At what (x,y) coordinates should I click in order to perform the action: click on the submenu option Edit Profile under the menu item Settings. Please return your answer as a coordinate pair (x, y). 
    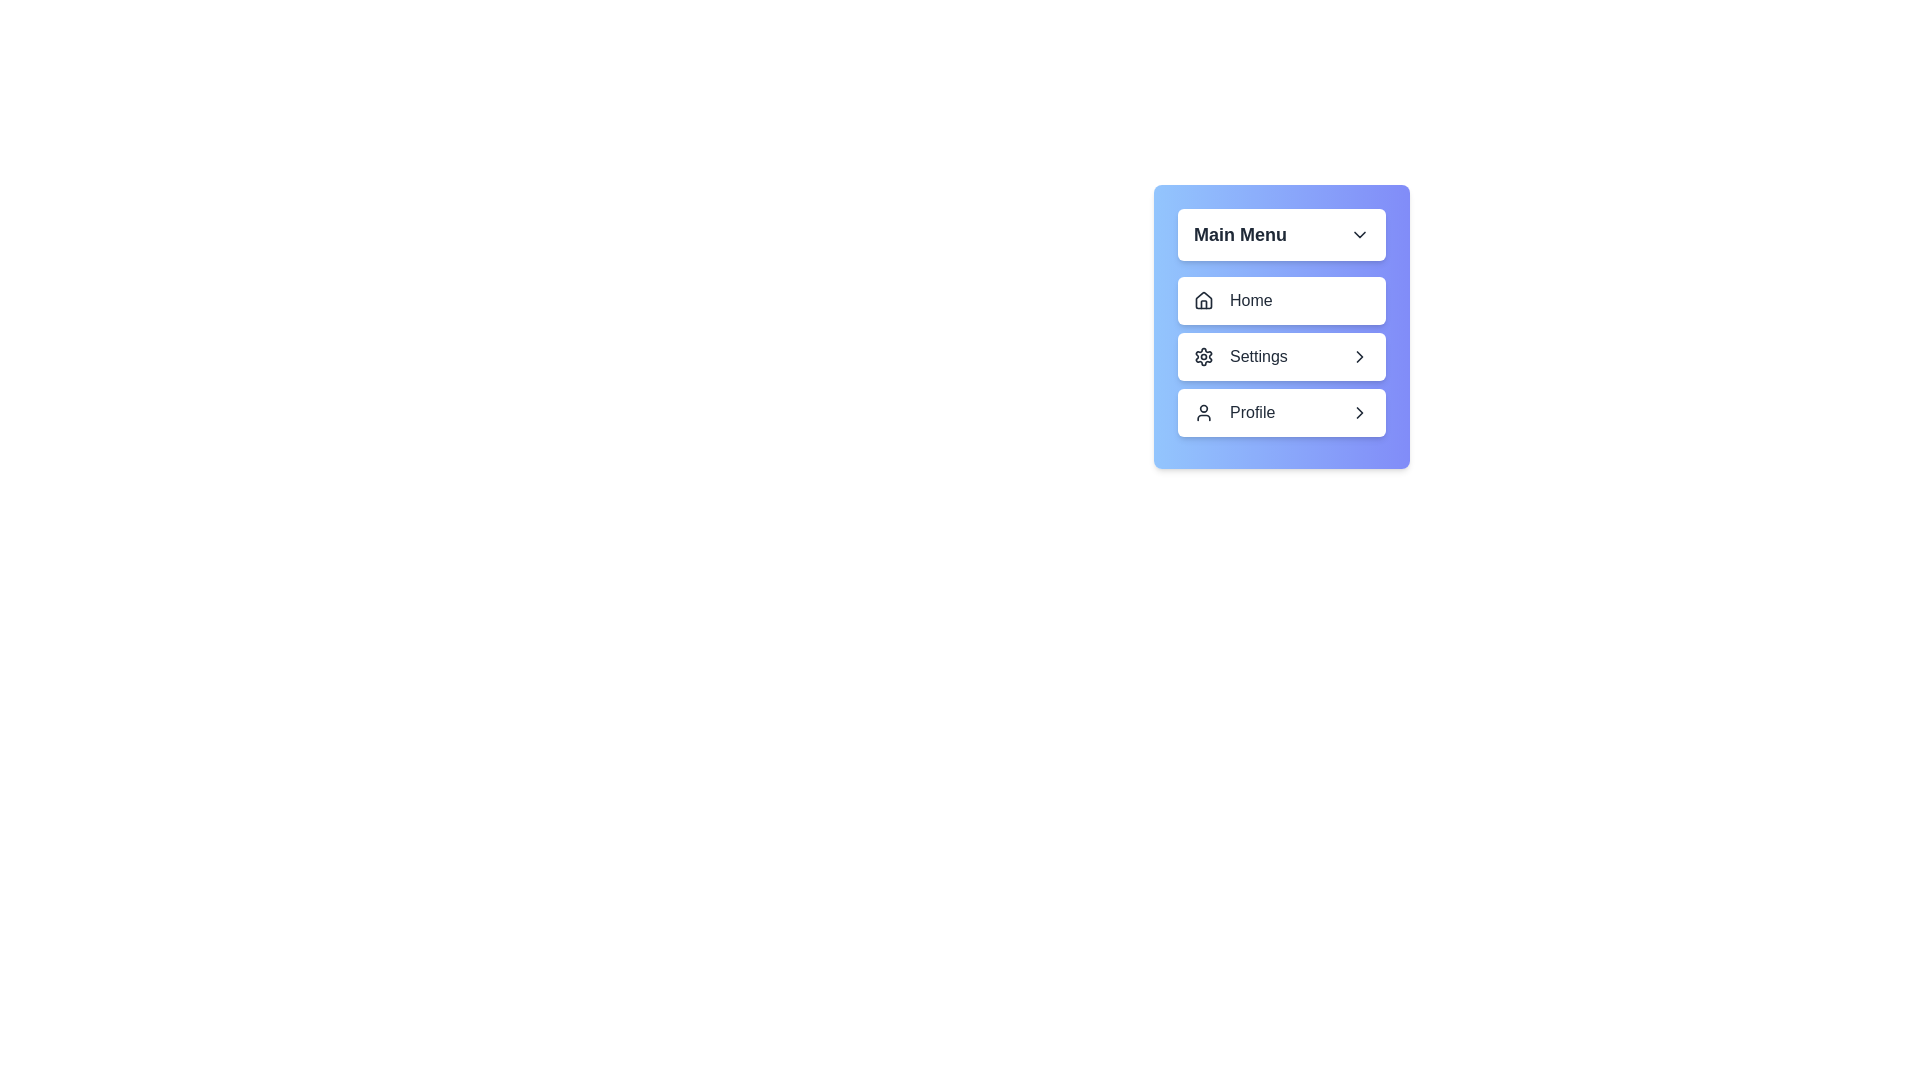
    Looking at the image, I should click on (1281, 356).